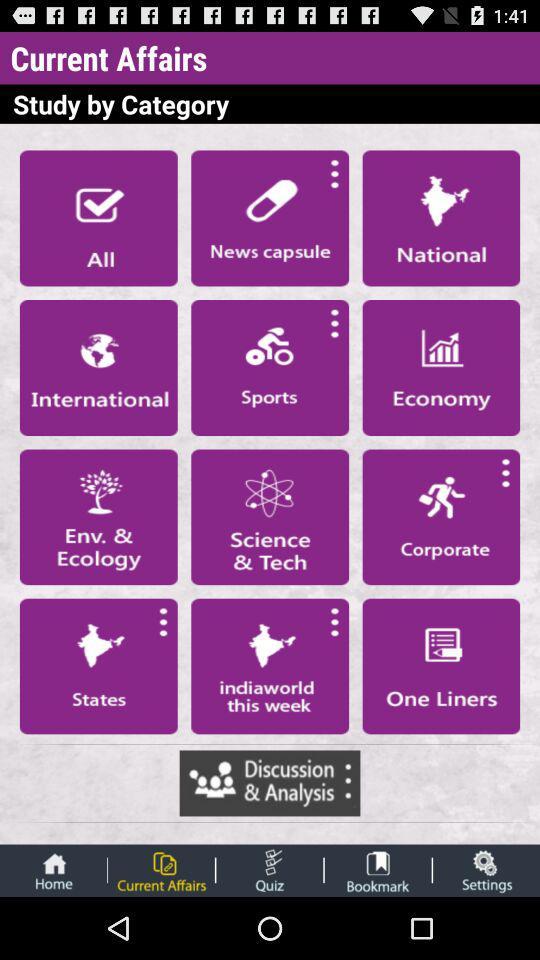  What do you see at coordinates (97, 516) in the screenshot?
I see `category button` at bounding box center [97, 516].